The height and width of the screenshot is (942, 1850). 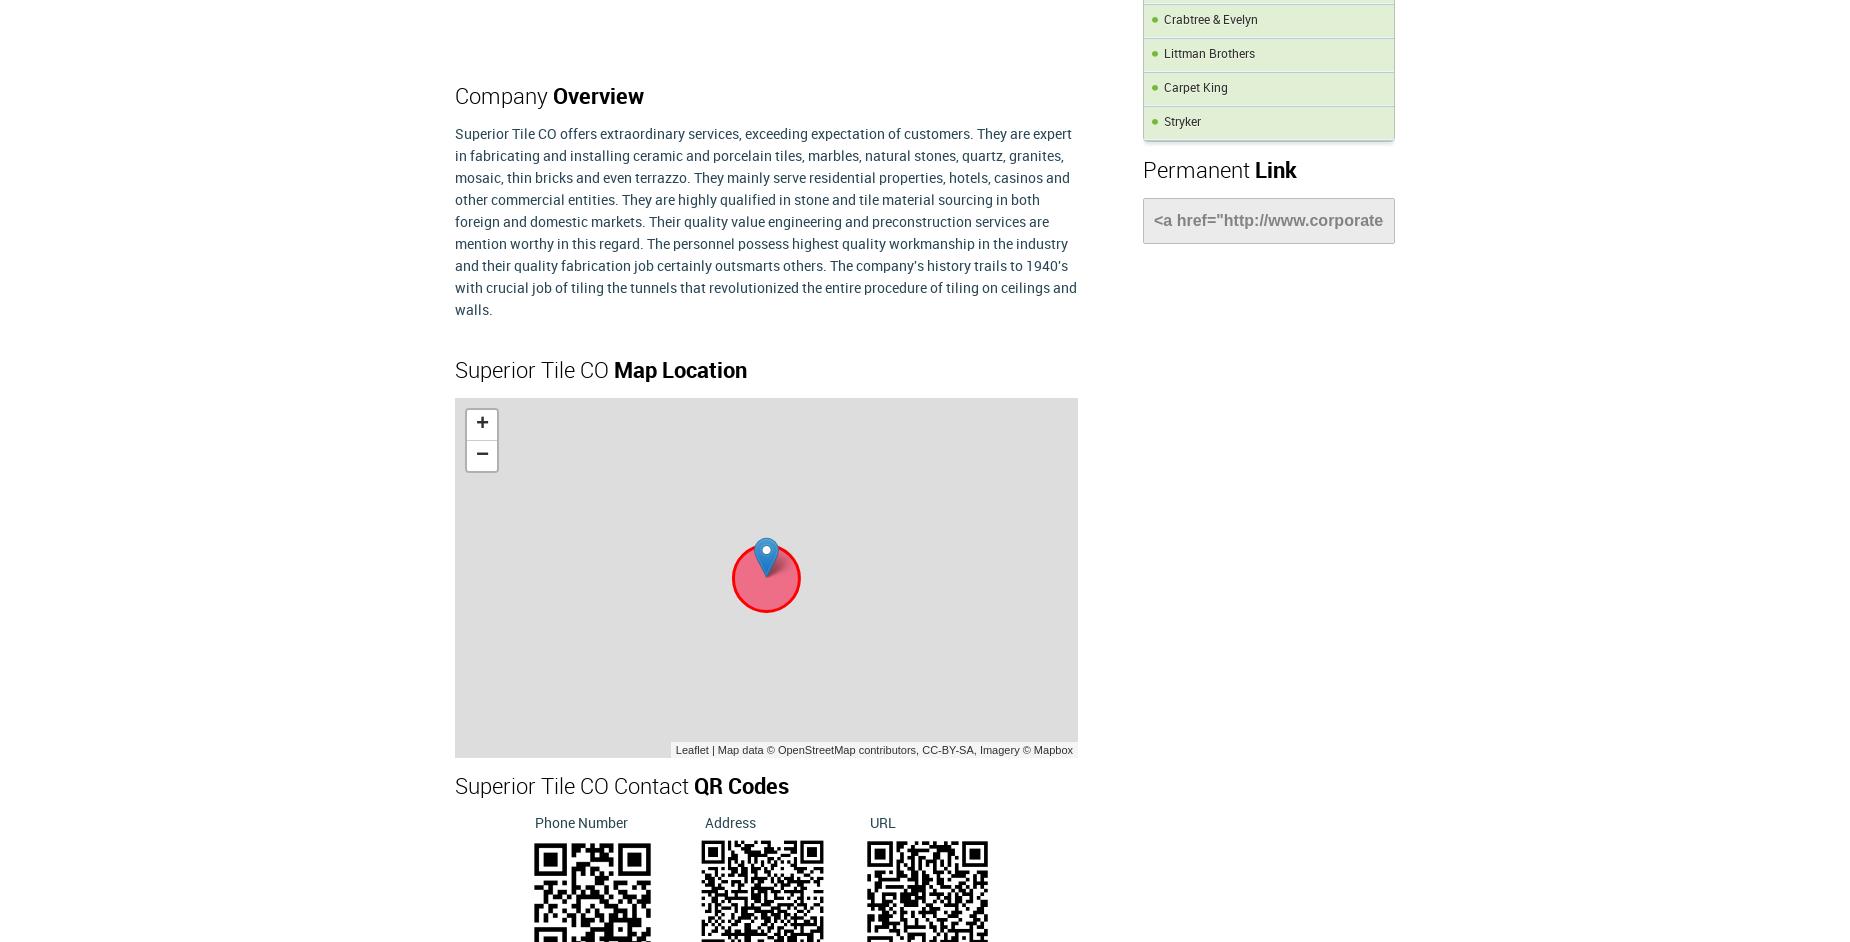 I want to click on 'Superior Tile CO', so click(x=534, y=370).